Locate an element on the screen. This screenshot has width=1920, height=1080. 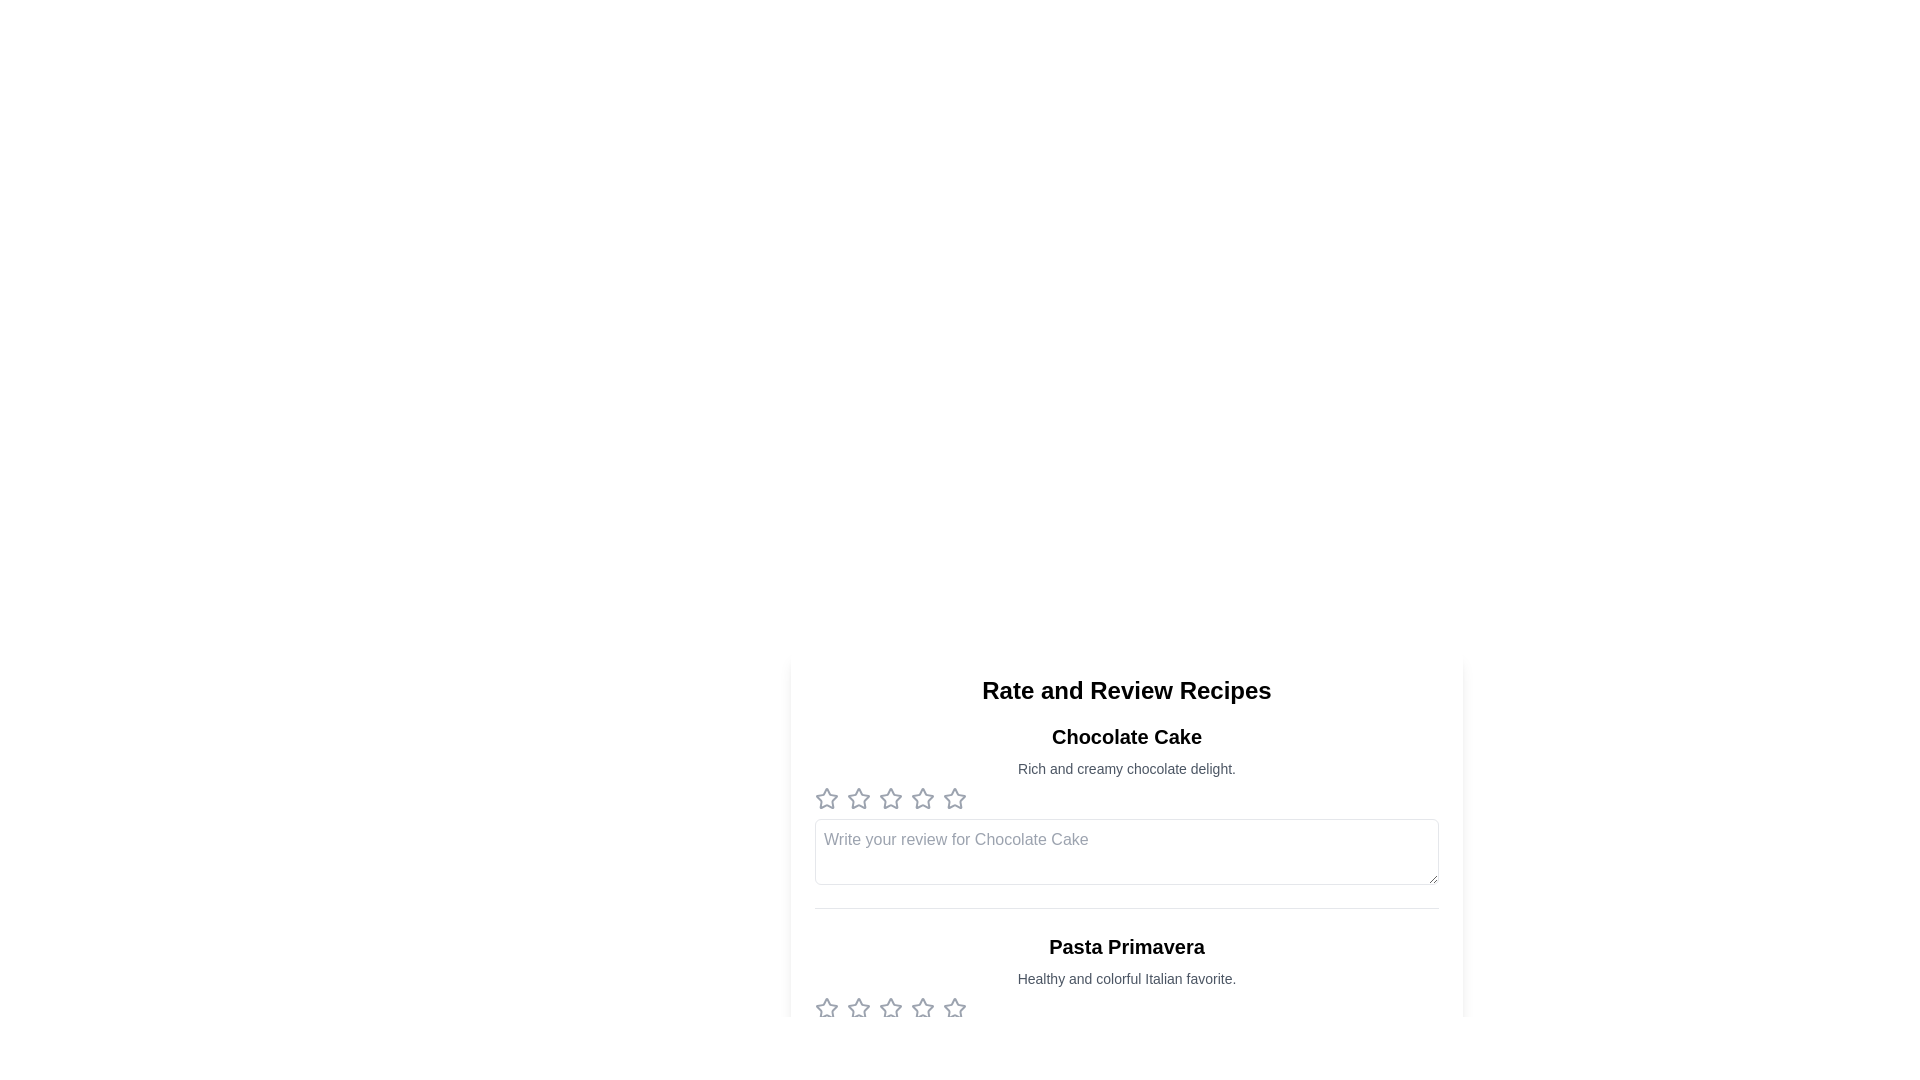
the interactive star icon, which is the first star in the second row of the rating system beneath the 'Pasta Primavera' header is located at coordinates (826, 1008).